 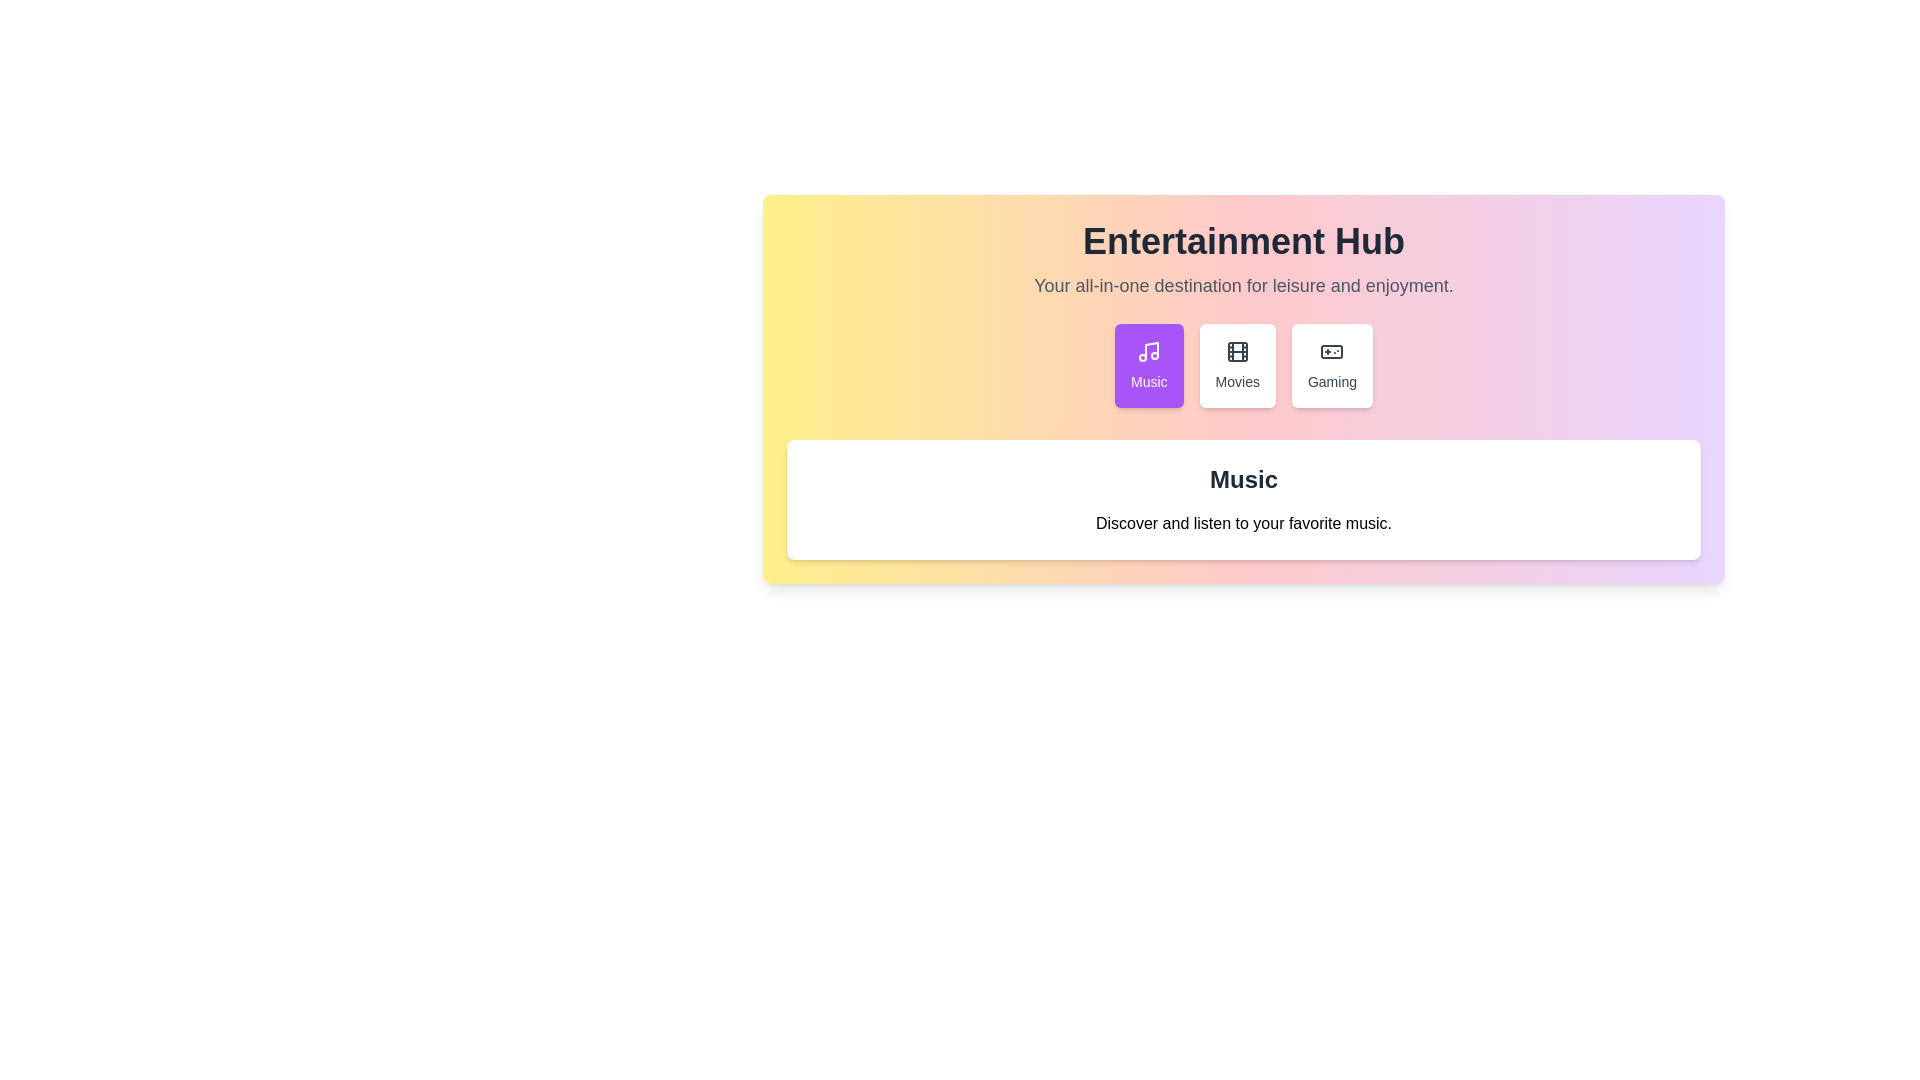 What do you see at coordinates (1236, 350) in the screenshot?
I see `the Decorative SVG rectangle that is part of the 'Movies' icon in the entertainment options row` at bounding box center [1236, 350].